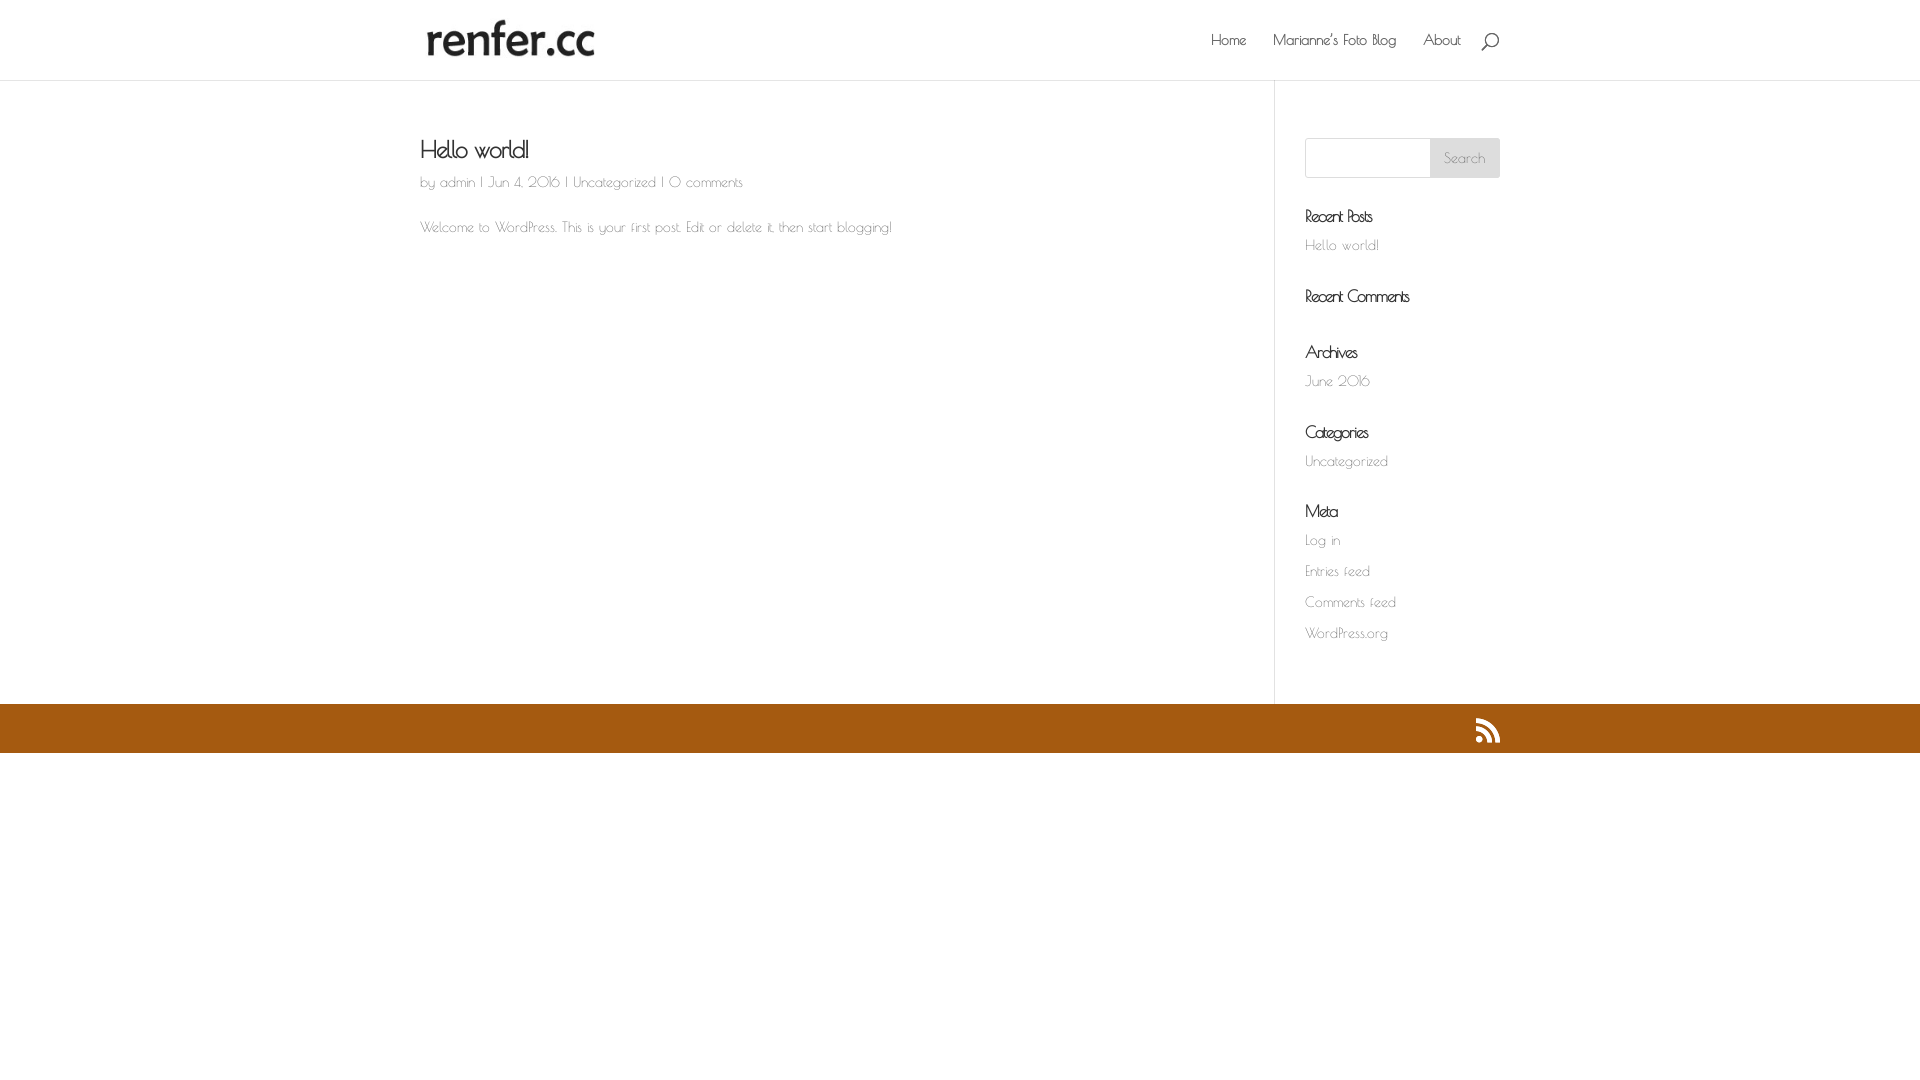 The image size is (1920, 1080). What do you see at coordinates (1305, 540) in the screenshot?
I see `'Log in'` at bounding box center [1305, 540].